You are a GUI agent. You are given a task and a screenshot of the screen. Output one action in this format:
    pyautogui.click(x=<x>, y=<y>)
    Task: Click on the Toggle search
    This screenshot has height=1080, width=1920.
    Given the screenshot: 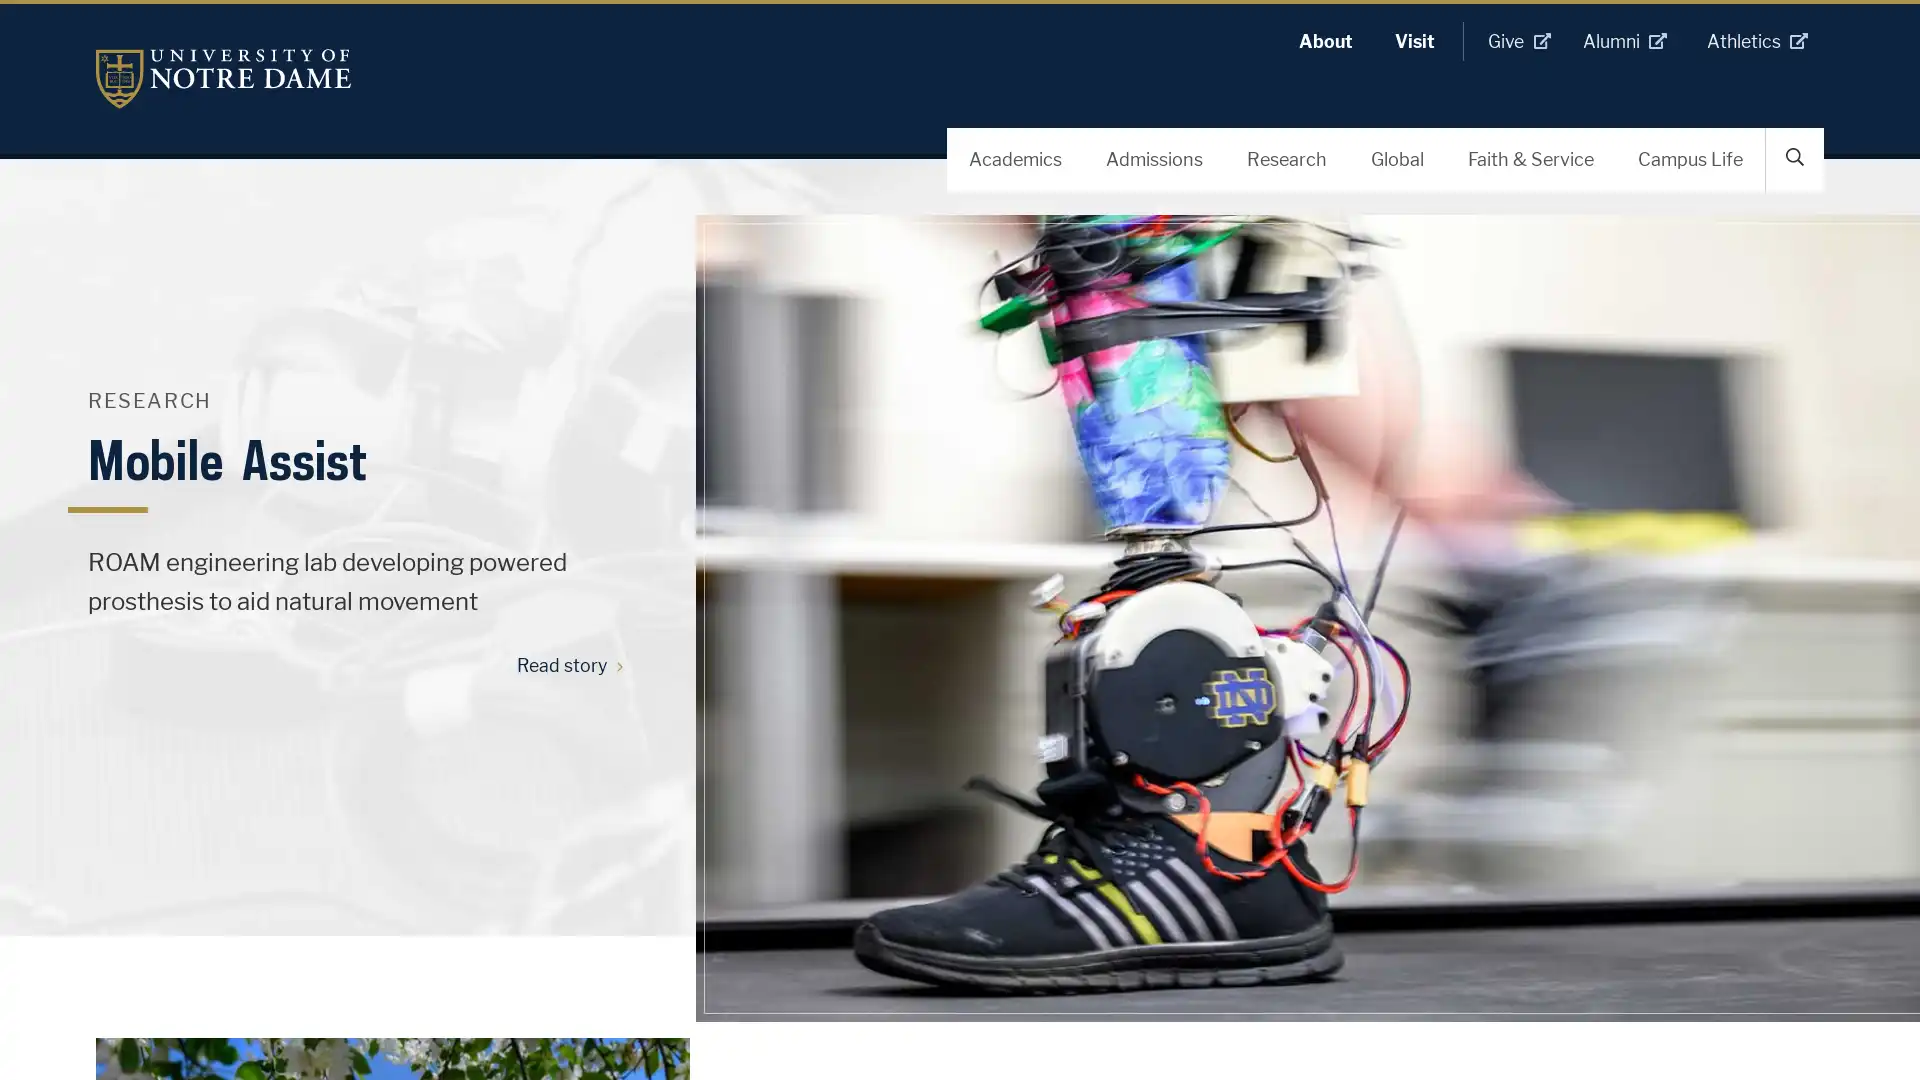 What is the action you would take?
    pyautogui.click(x=1795, y=157)
    